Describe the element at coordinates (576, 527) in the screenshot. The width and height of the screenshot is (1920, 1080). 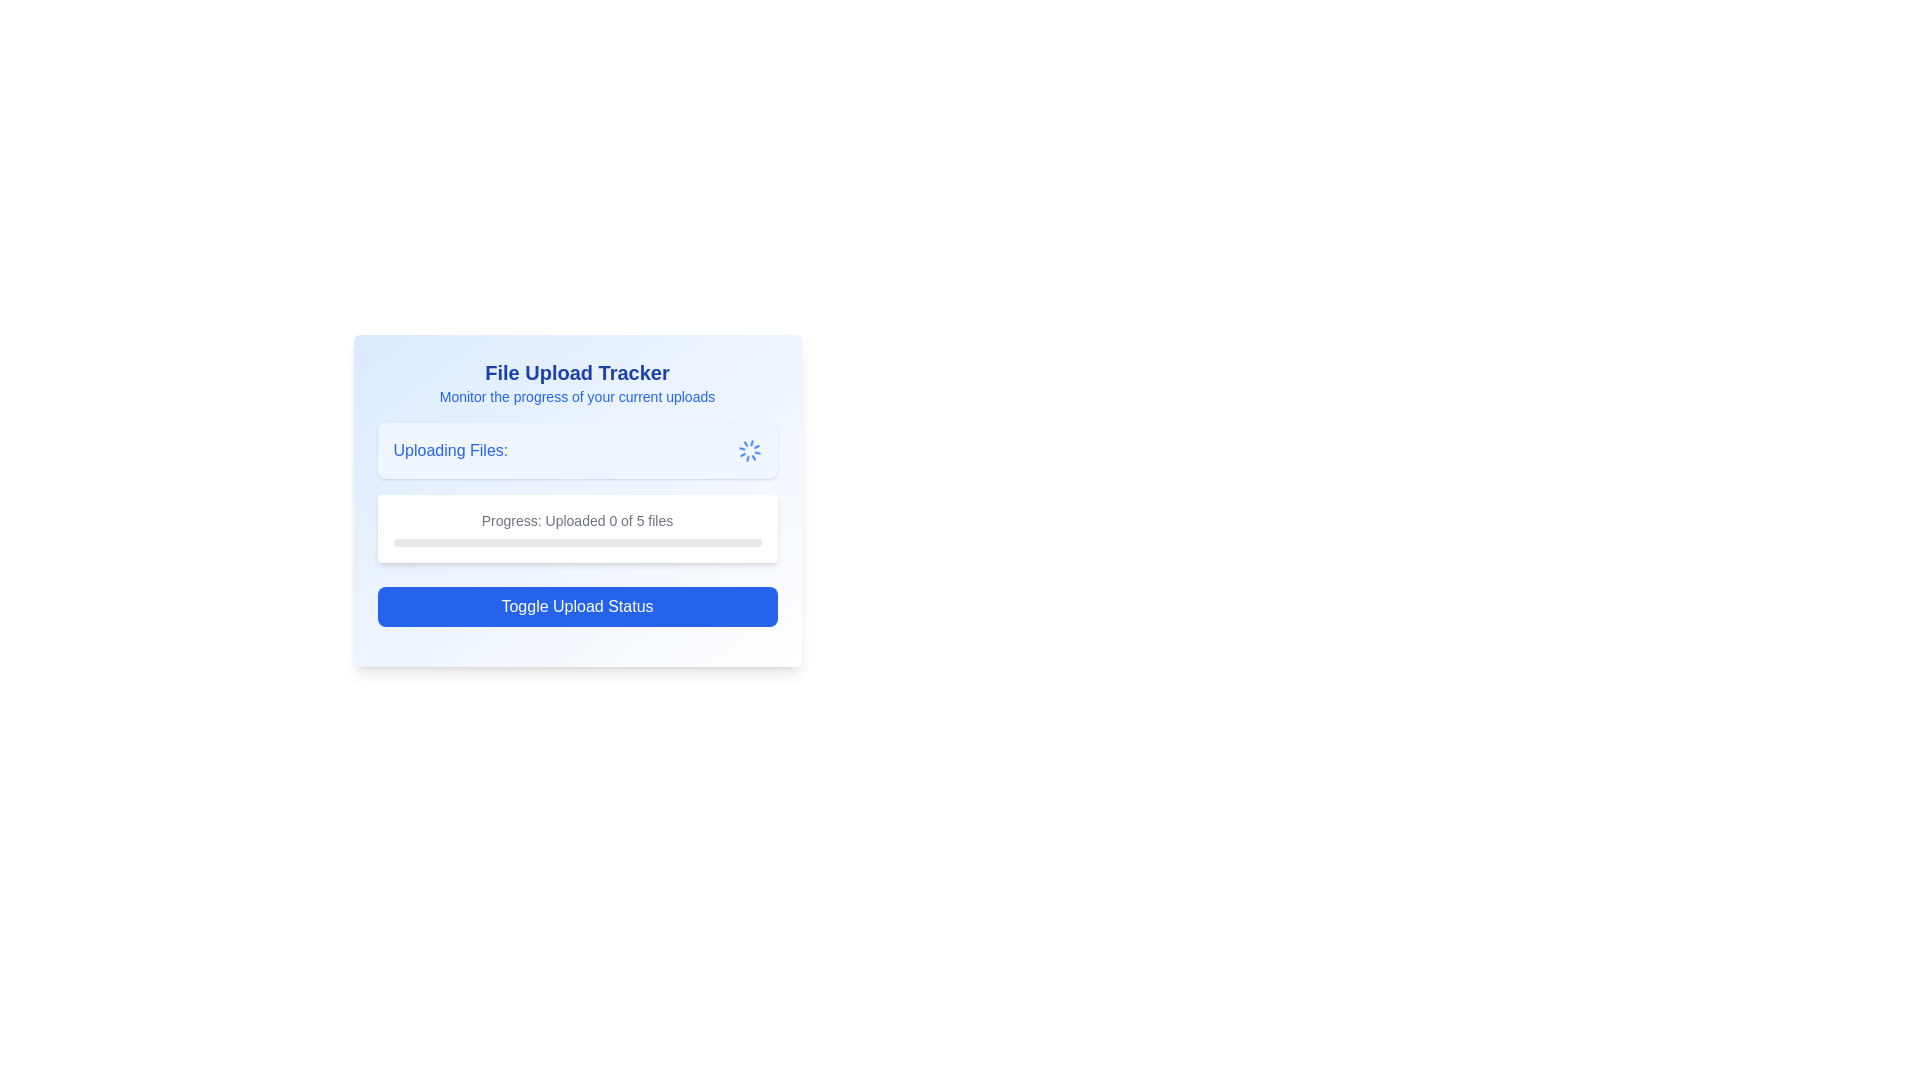
I see `the progress bar of the Progress Indicator with the text 'Progress: Uploaded 0 of 5 files'` at that location.